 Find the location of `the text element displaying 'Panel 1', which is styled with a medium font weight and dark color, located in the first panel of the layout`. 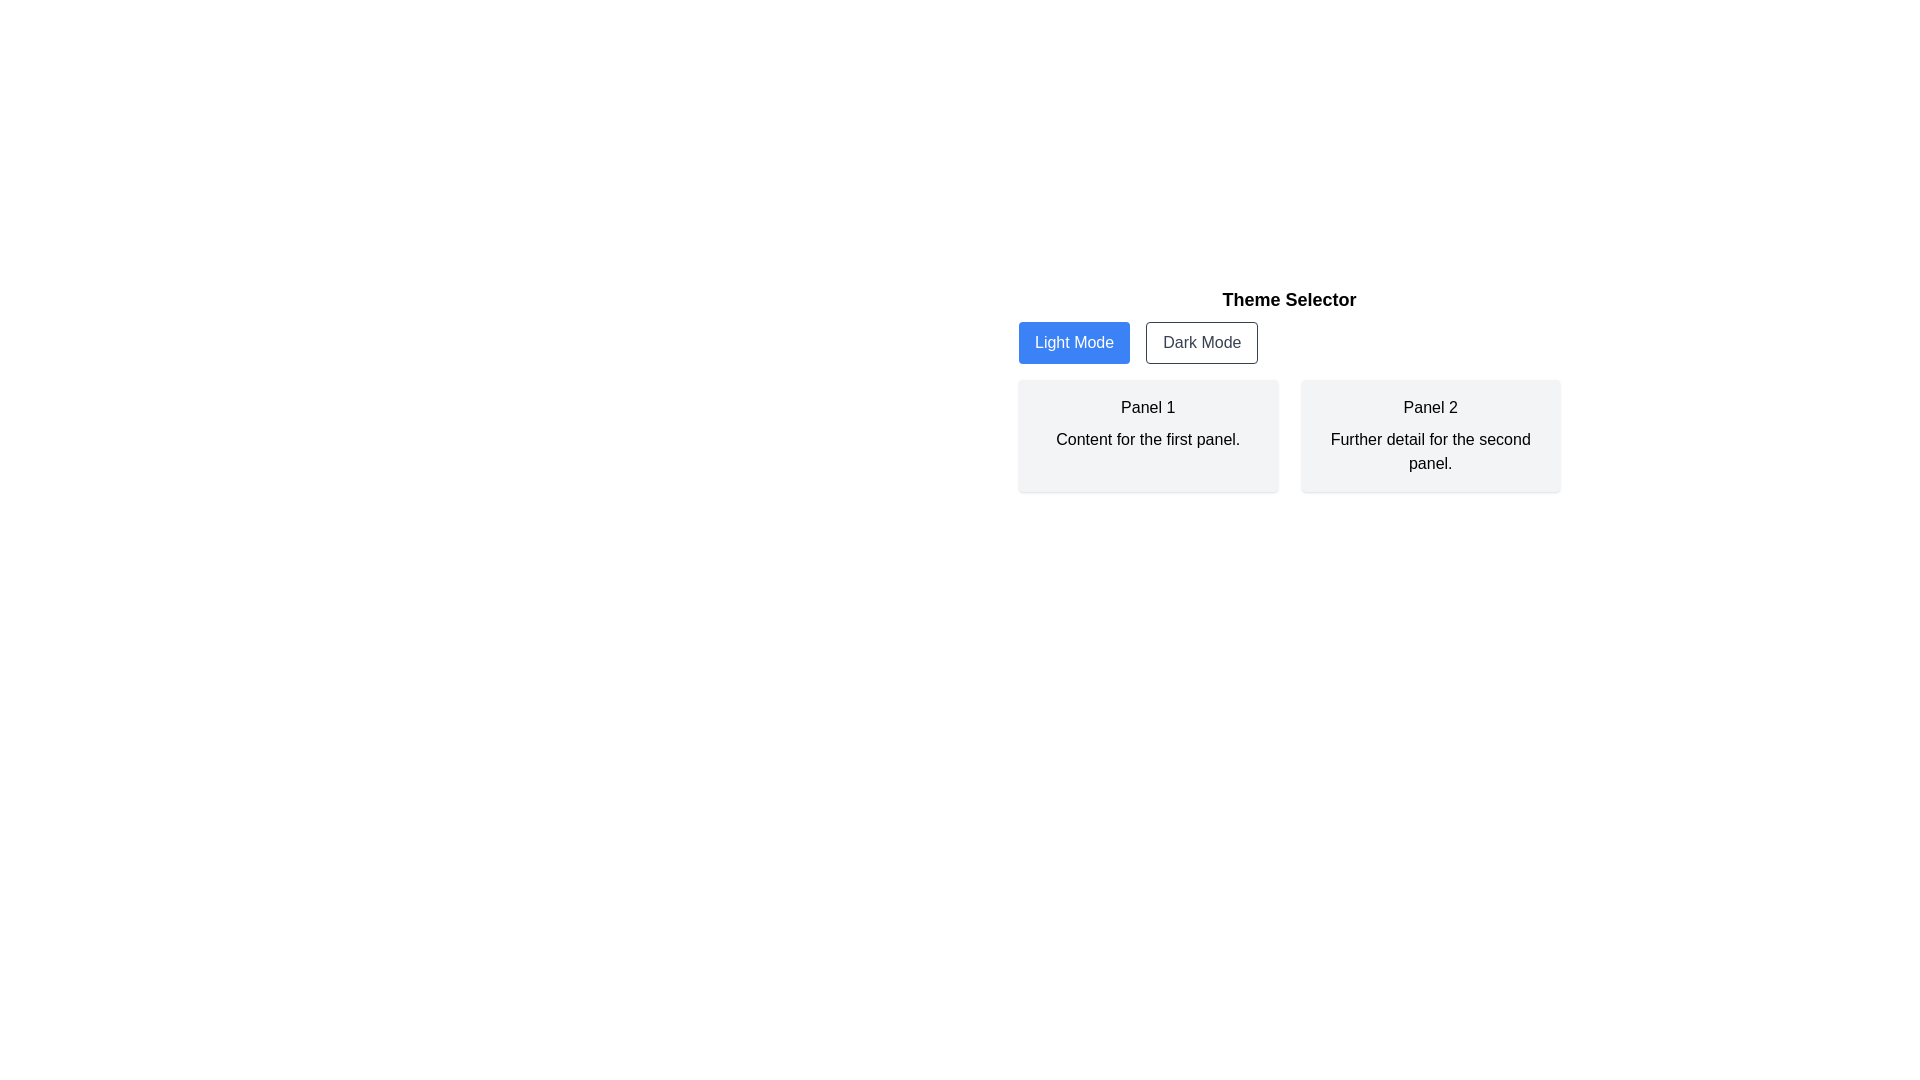

the text element displaying 'Panel 1', which is styled with a medium font weight and dark color, located in the first panel of the layout is located at coordinates (1148, 407).